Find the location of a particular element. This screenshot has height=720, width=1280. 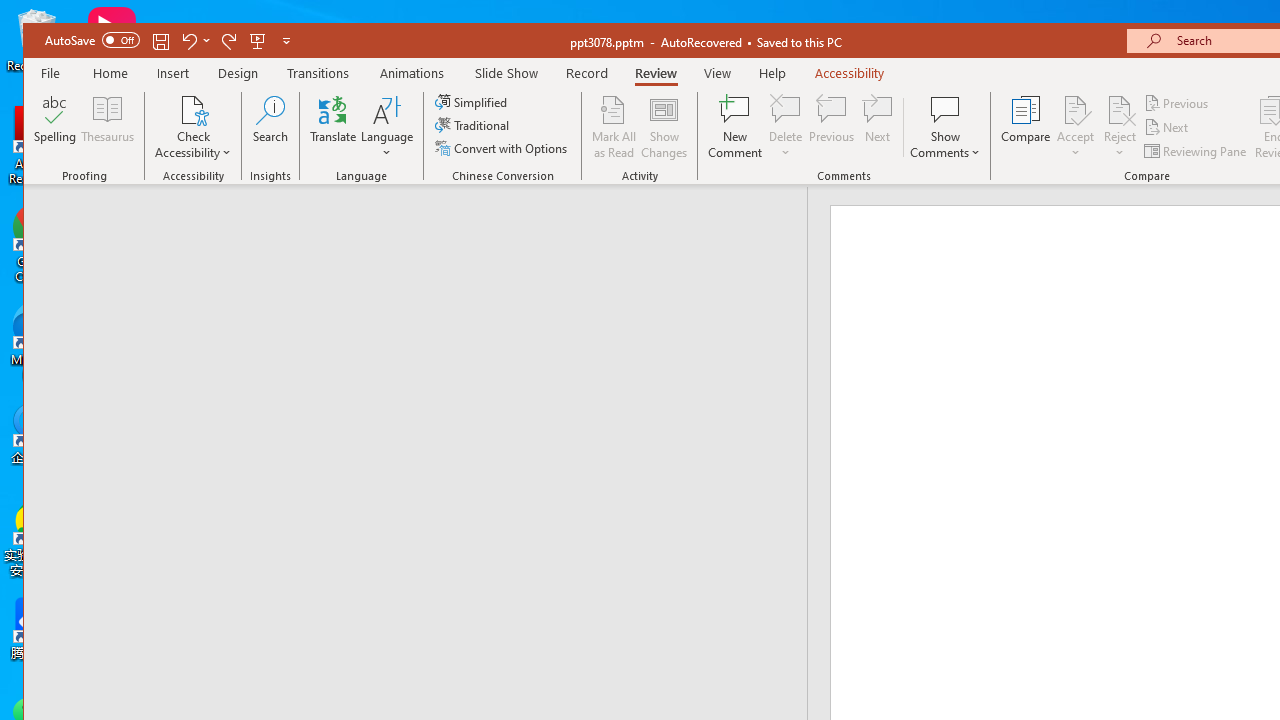

'Mark All as Read' is located at coordinates (613, 127).